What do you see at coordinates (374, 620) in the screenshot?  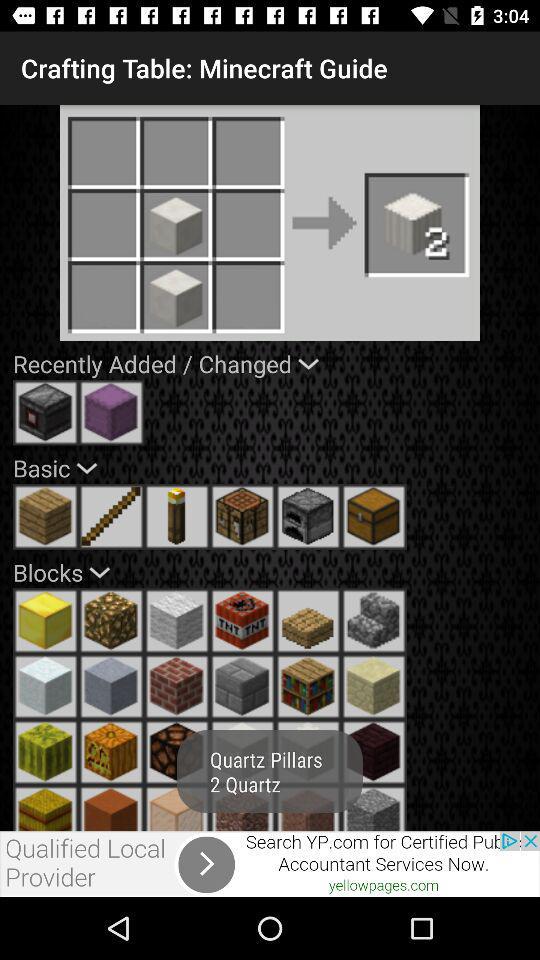 I see `item in item list` at bounding box center [374, 620].